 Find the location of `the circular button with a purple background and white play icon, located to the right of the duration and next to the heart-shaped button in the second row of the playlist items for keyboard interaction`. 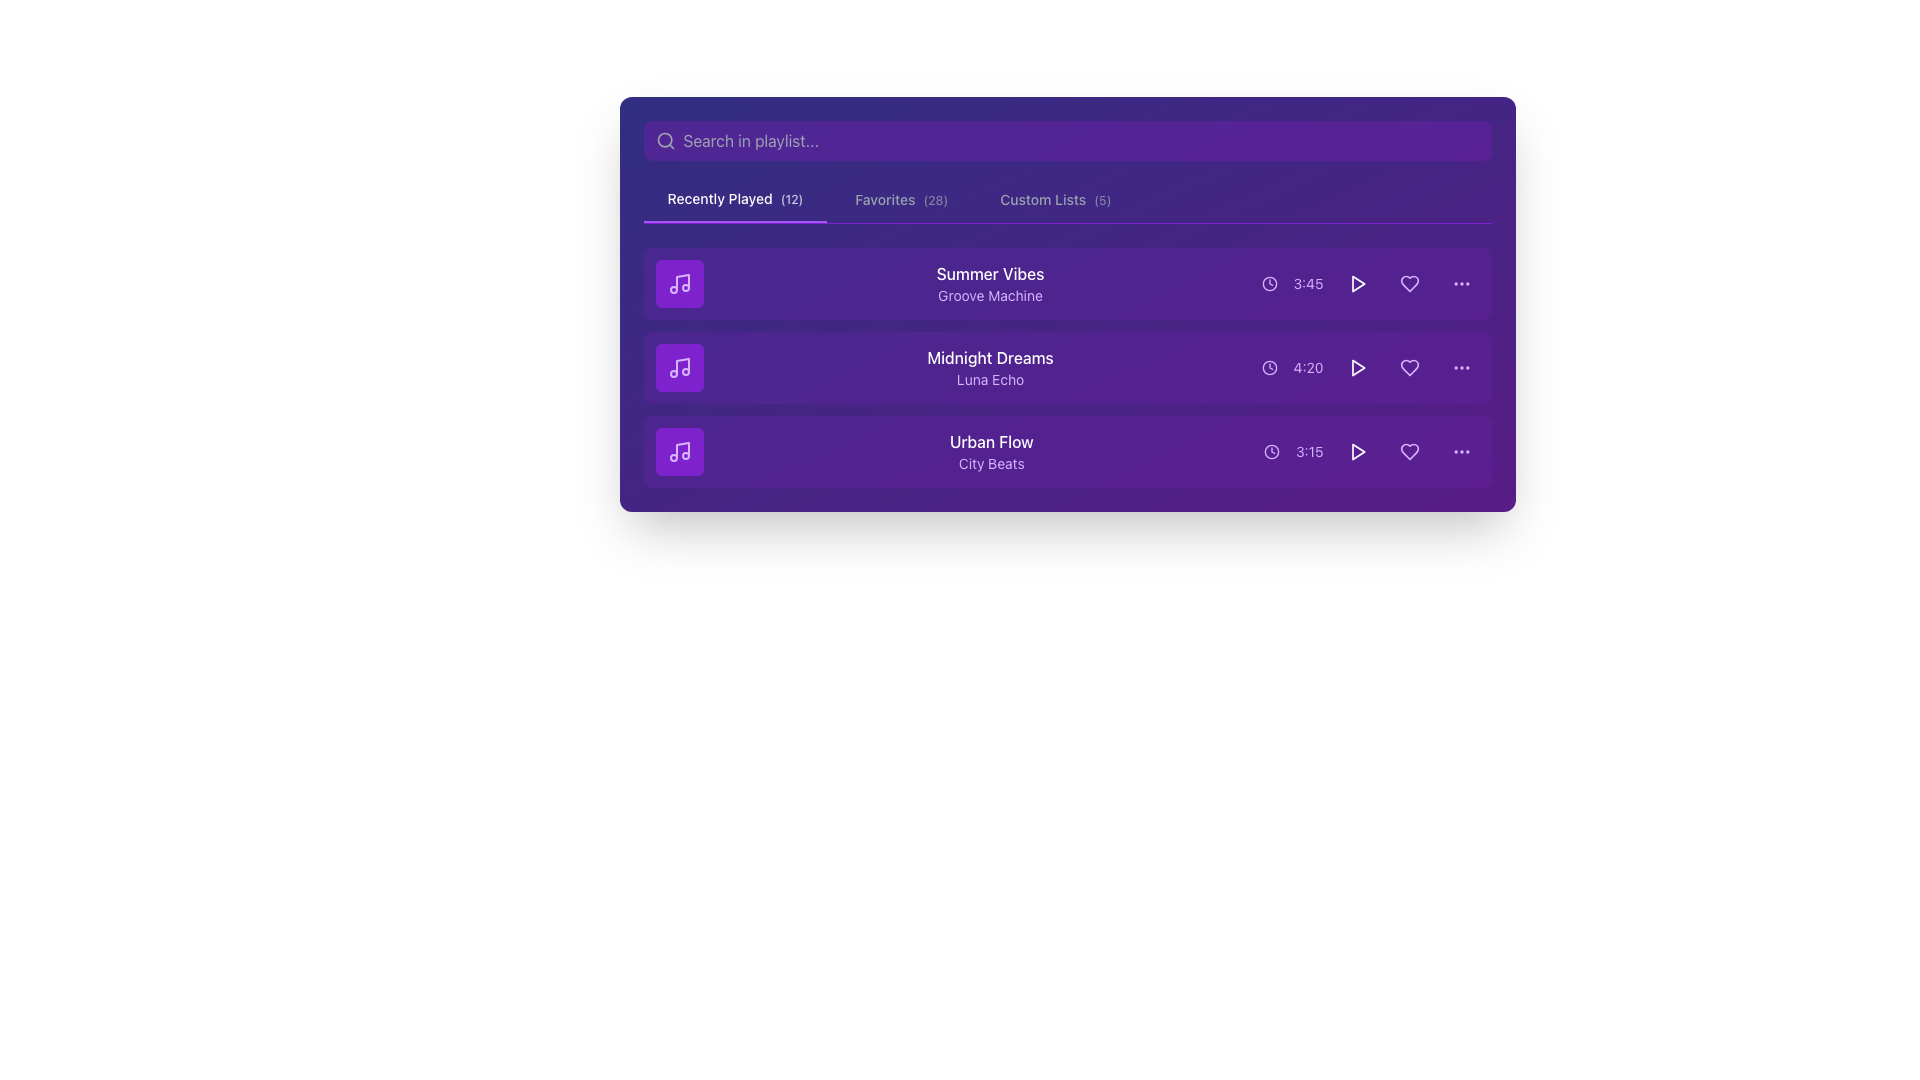

the circular button with a purple background and white play icon, located to the right of the duration and next to the heart-shaped button in the second row of the playlist items for keyboard interaction is located at coordinates (1357, 367).